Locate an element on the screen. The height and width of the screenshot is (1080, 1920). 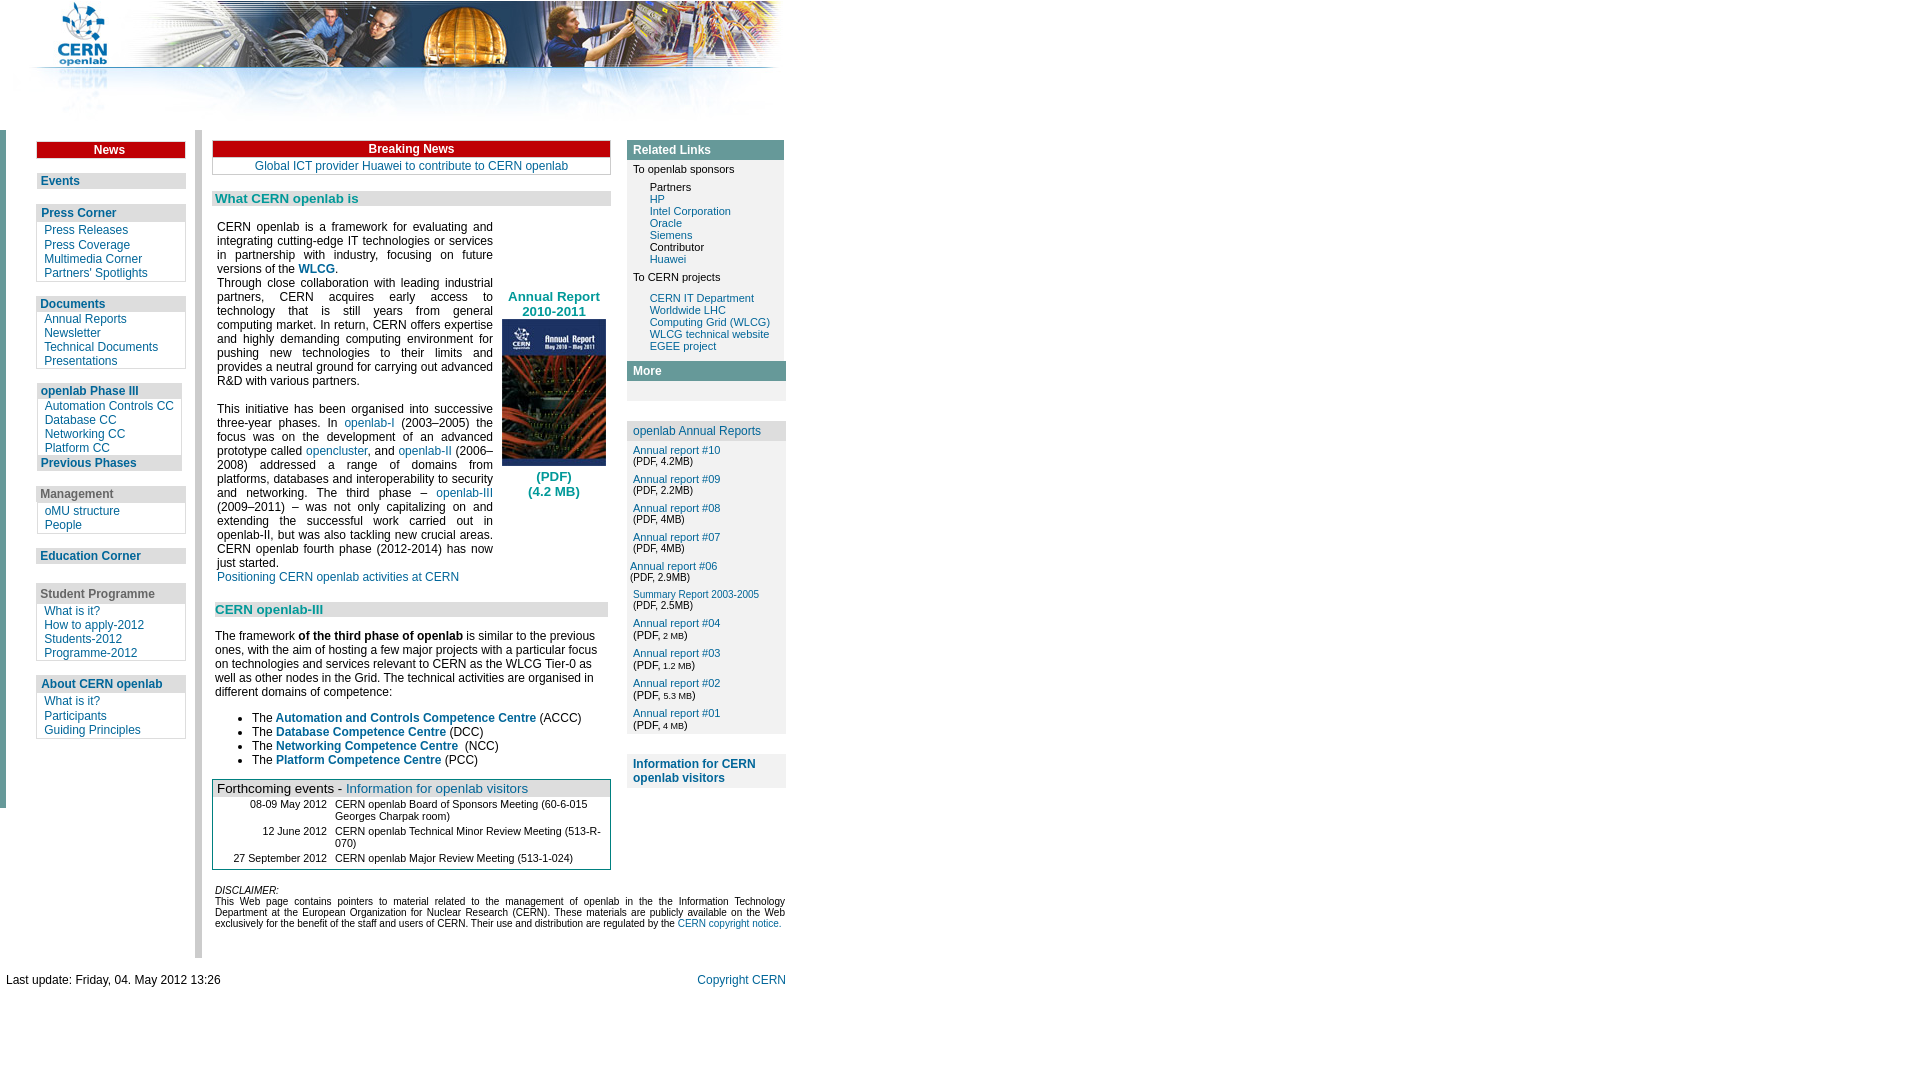
'Programme-2012' is located at coordinates (89, 652).